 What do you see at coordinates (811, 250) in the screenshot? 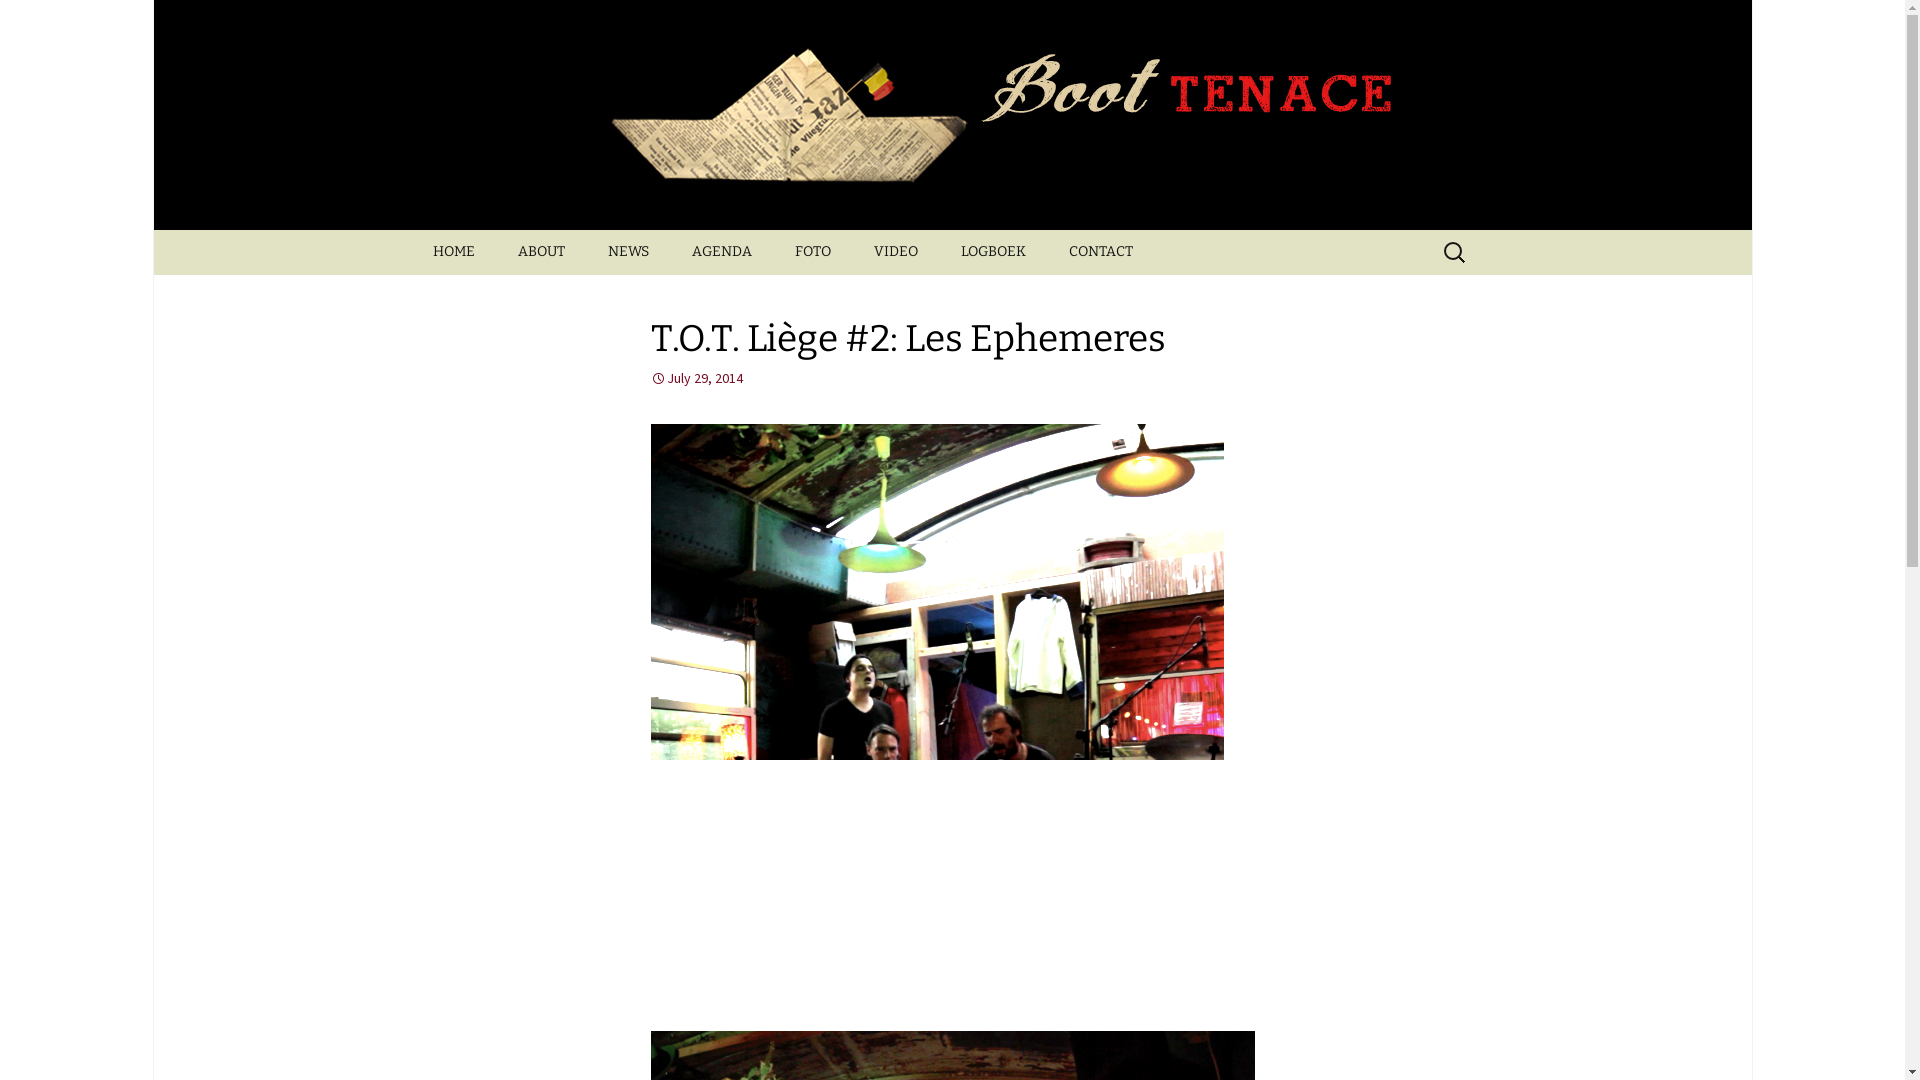
I see `'FOTO'` at bounding box center [811, 250].